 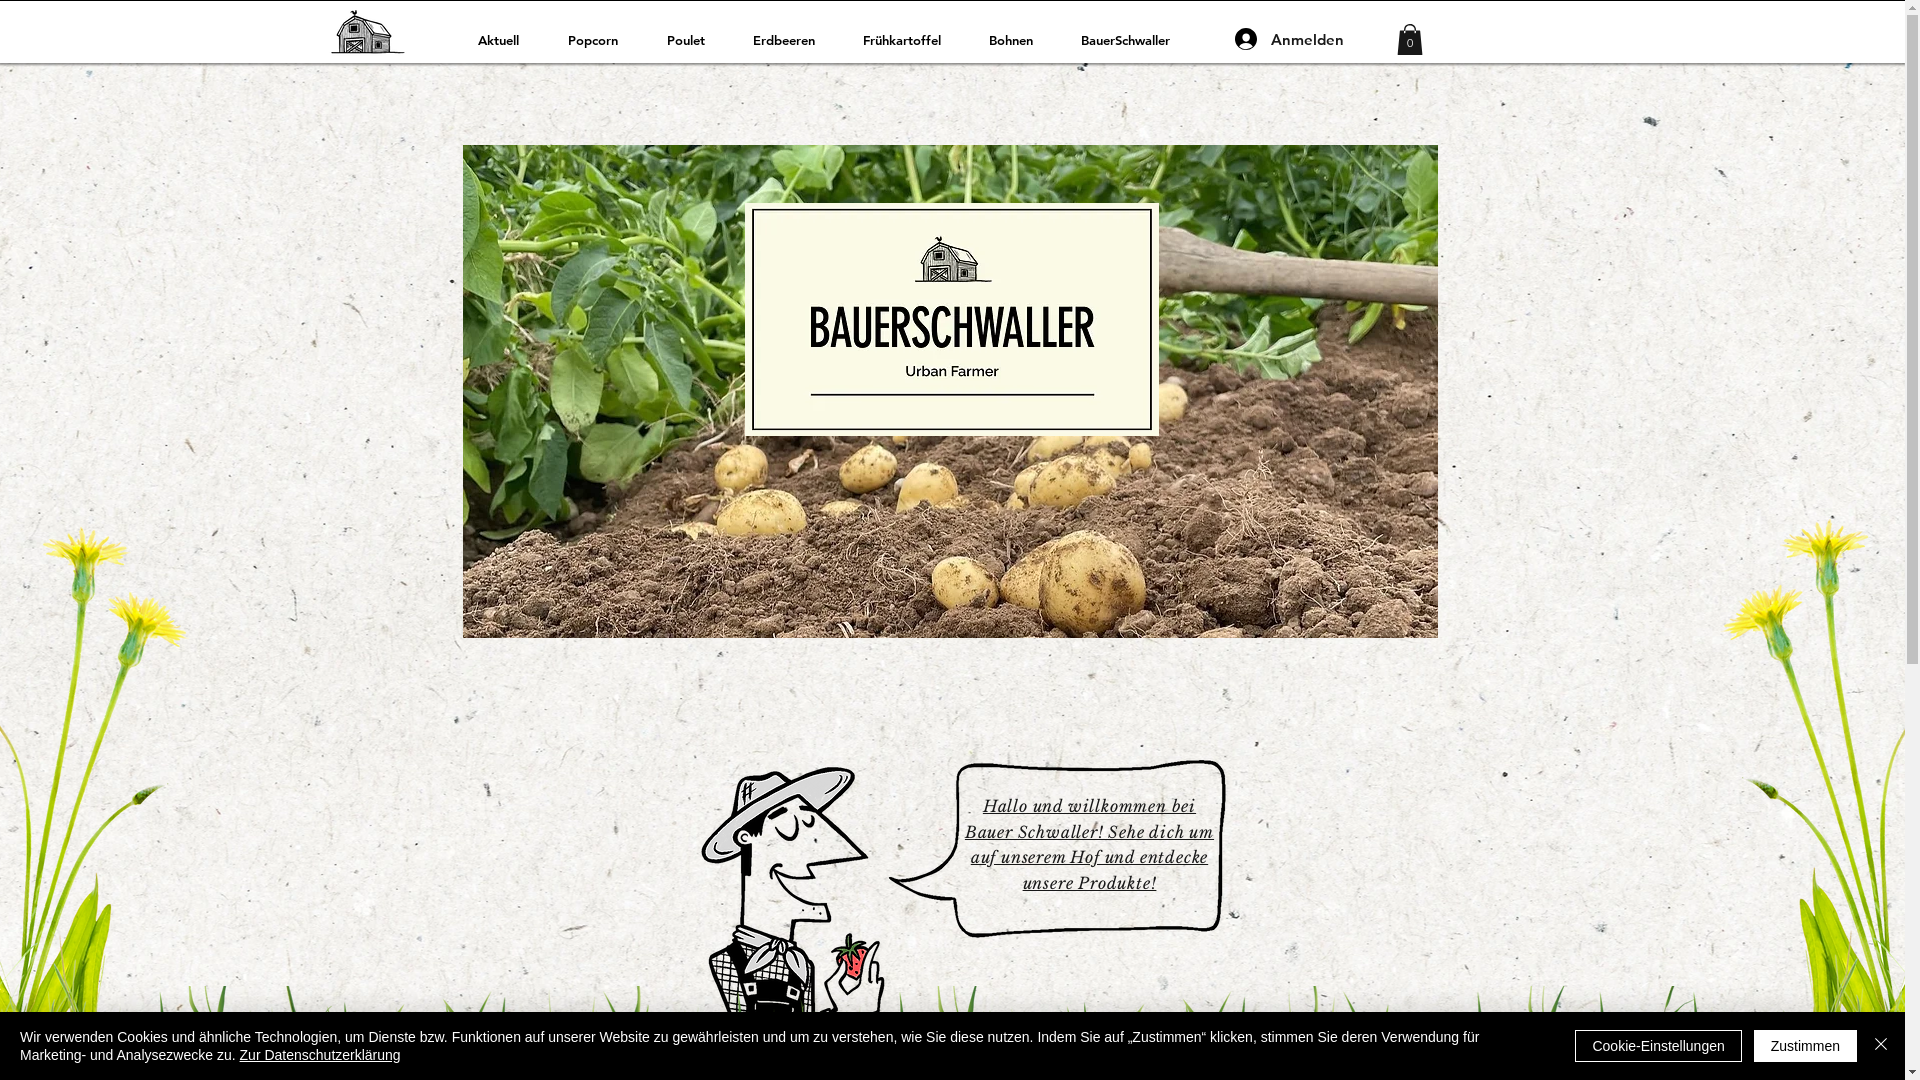 I want to click on 'Erdbeeren', so click(x=737, y=39).